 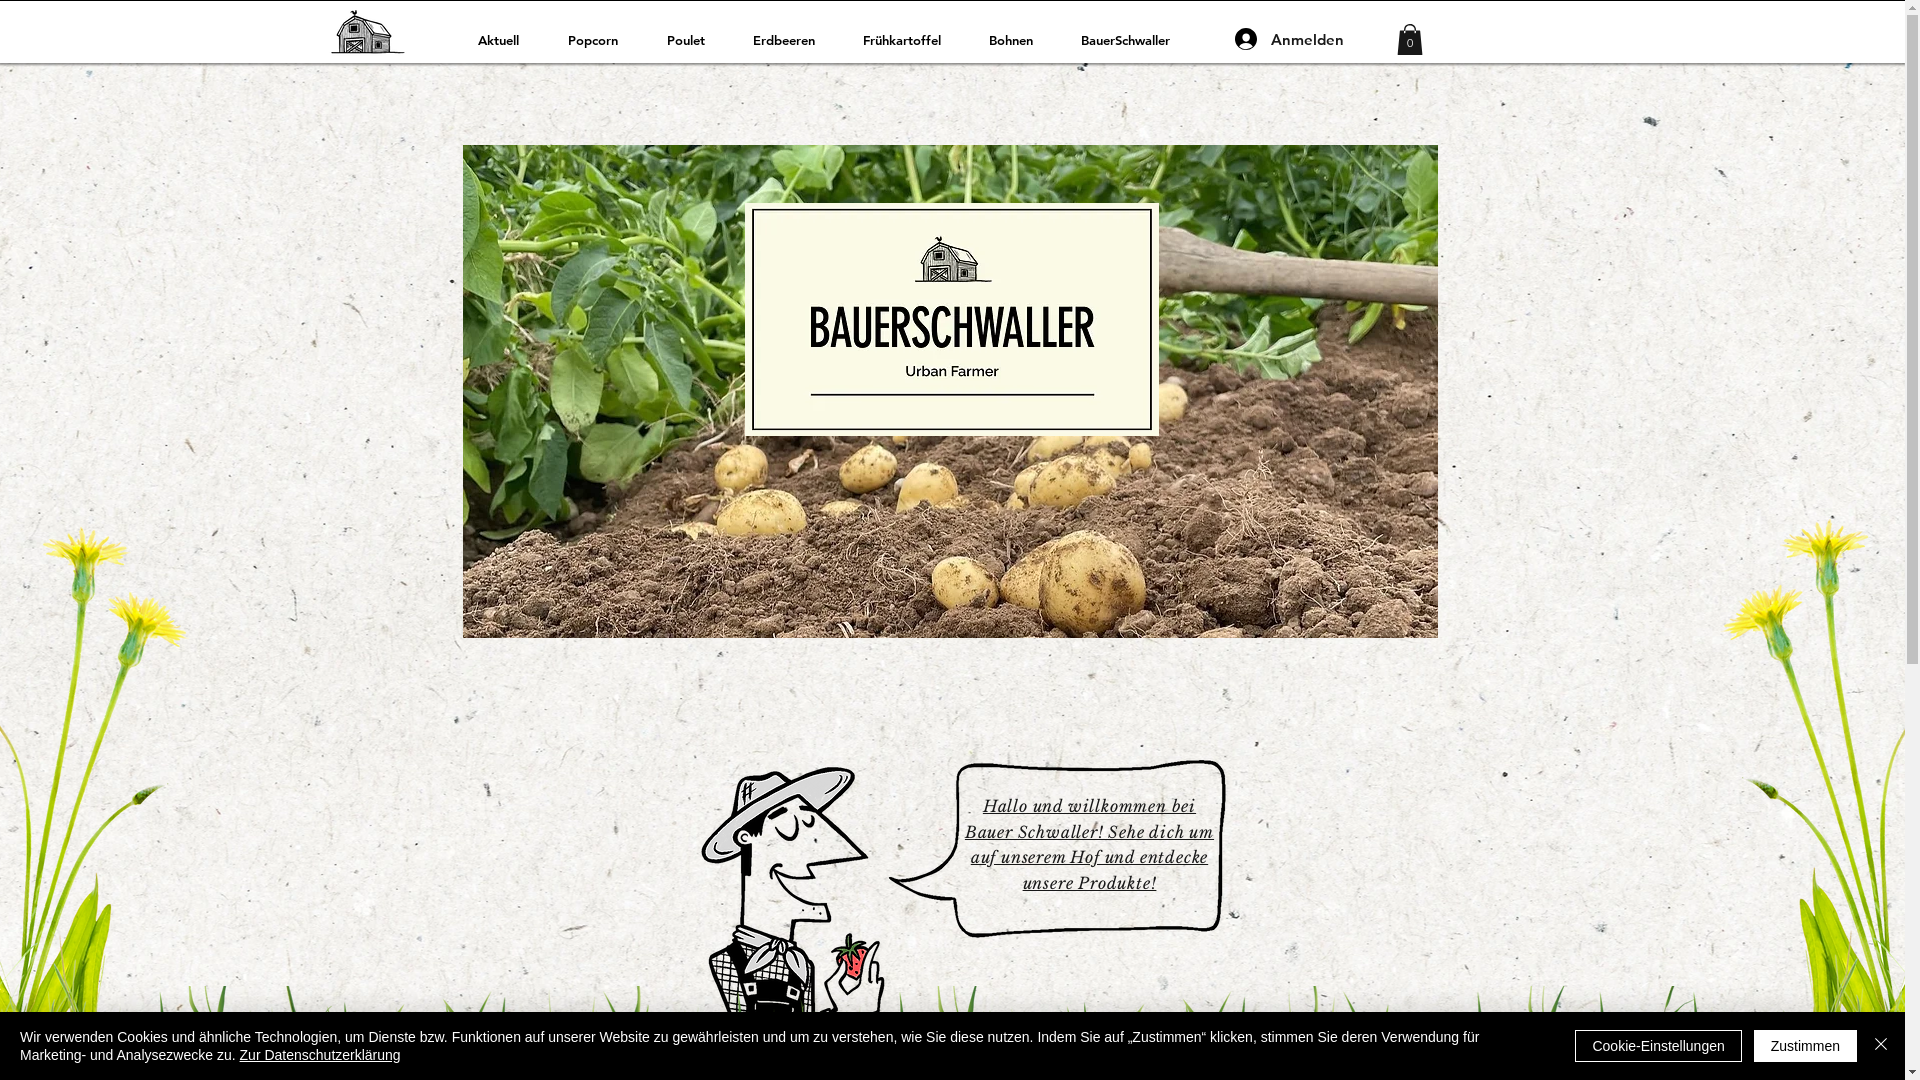 I want to click on 'Erdbeeren', so click(x=737, y=39).